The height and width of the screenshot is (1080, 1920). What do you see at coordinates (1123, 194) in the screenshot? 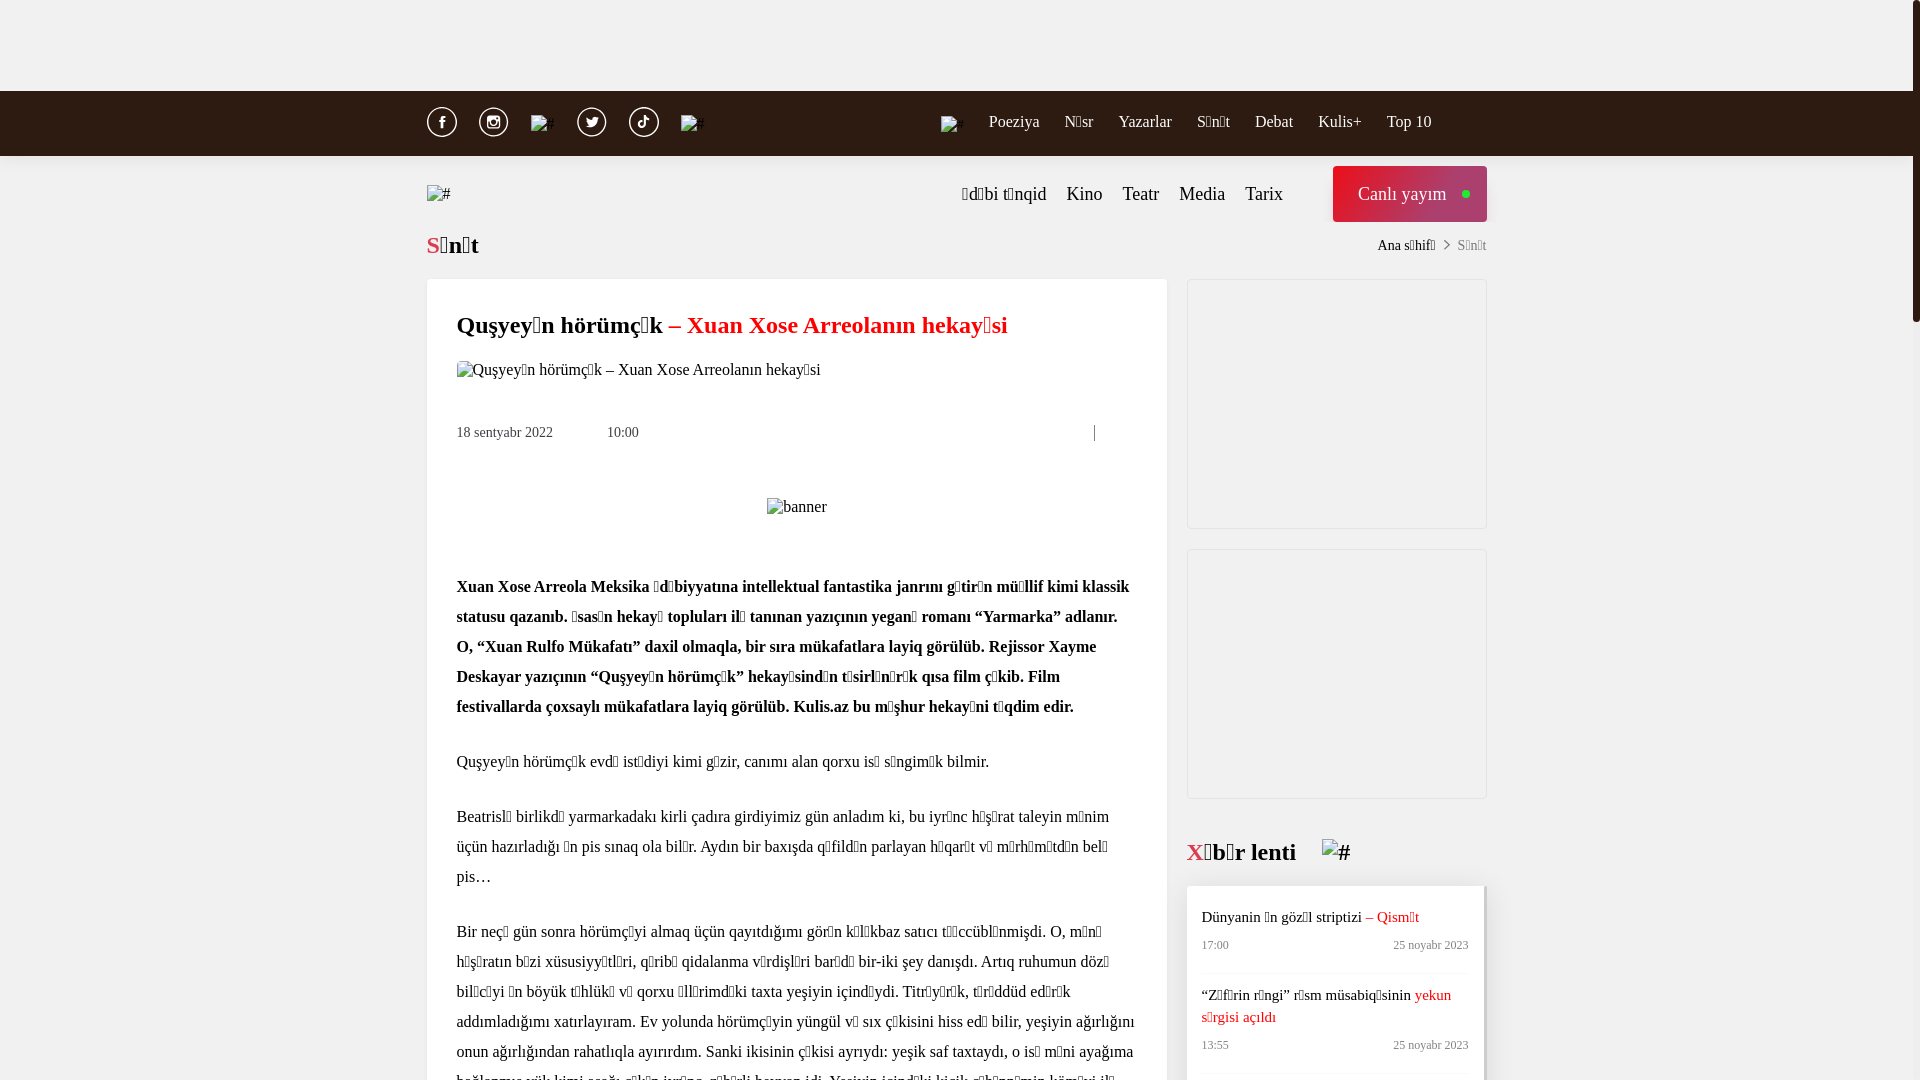
I see `'Teatr'` at bounding box center [1123, 194].